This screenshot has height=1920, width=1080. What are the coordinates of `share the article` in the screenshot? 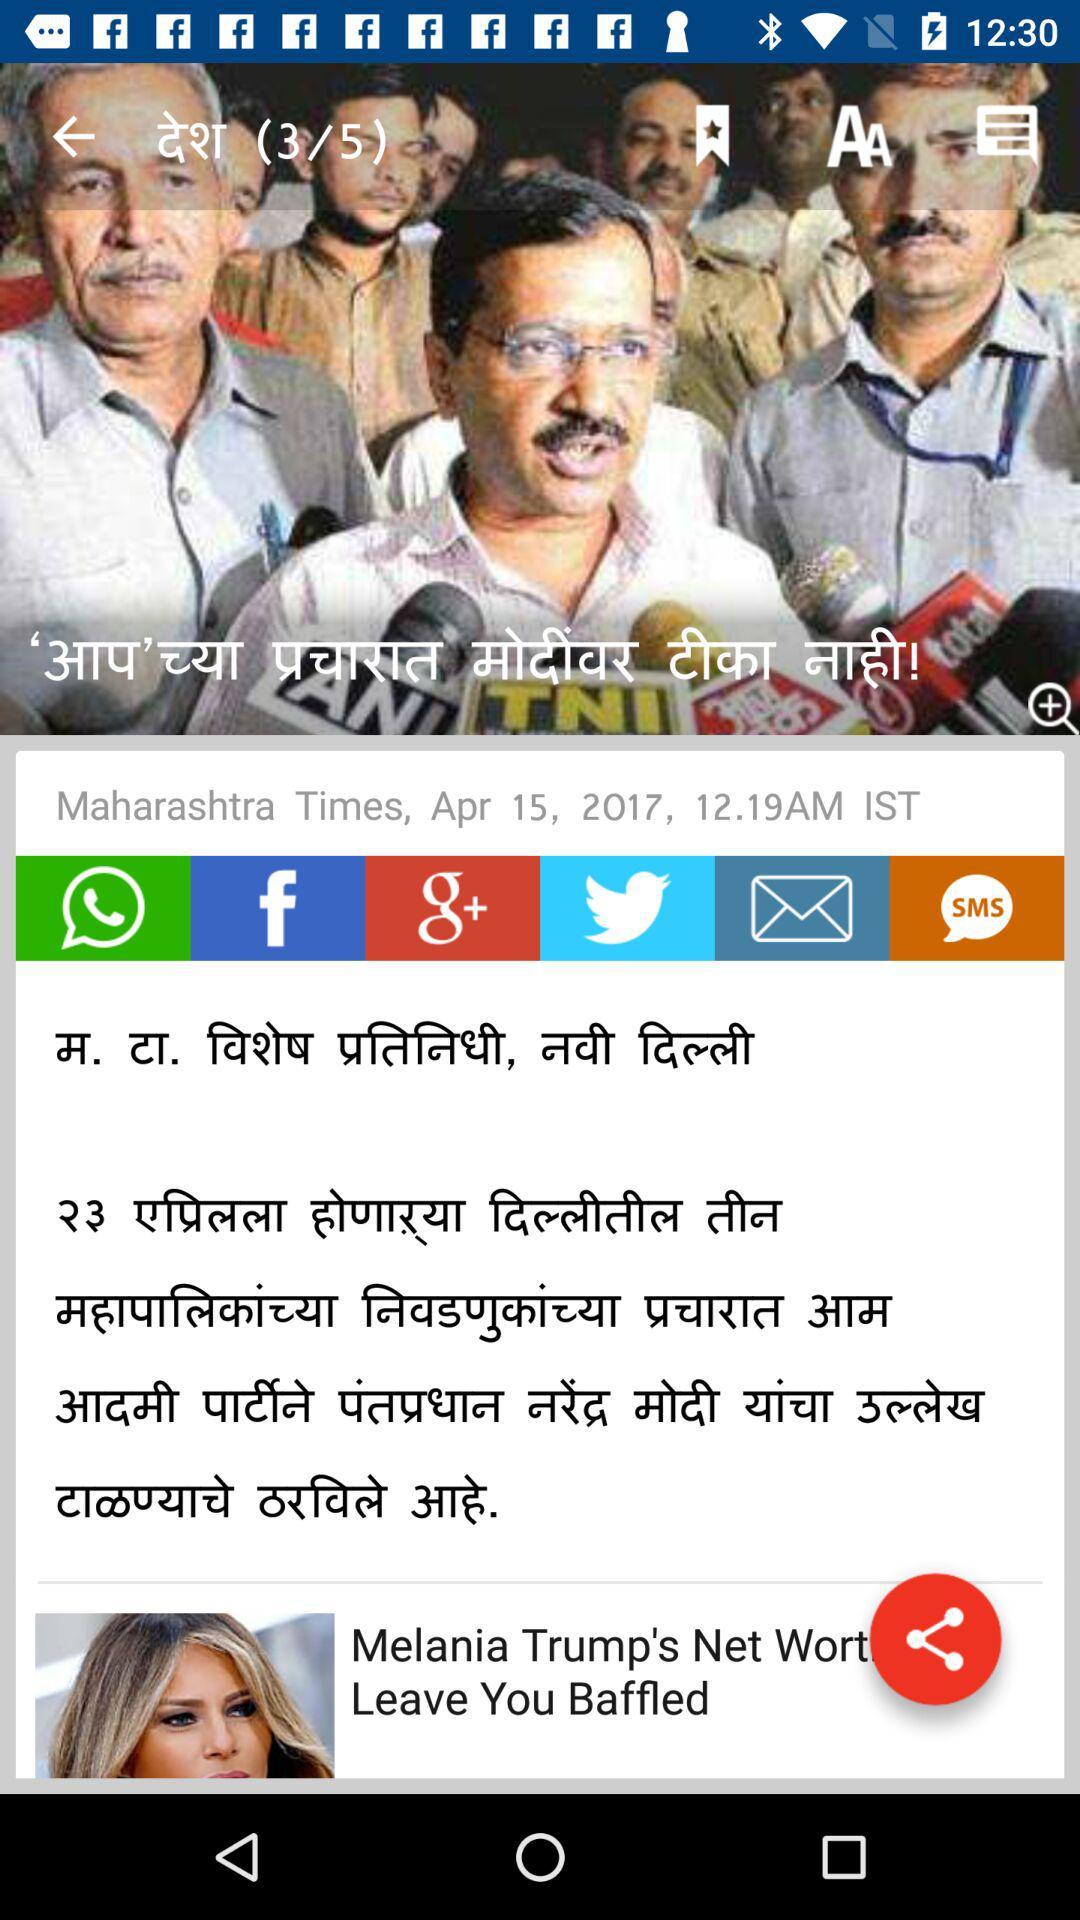 It's located at (935, 1649).